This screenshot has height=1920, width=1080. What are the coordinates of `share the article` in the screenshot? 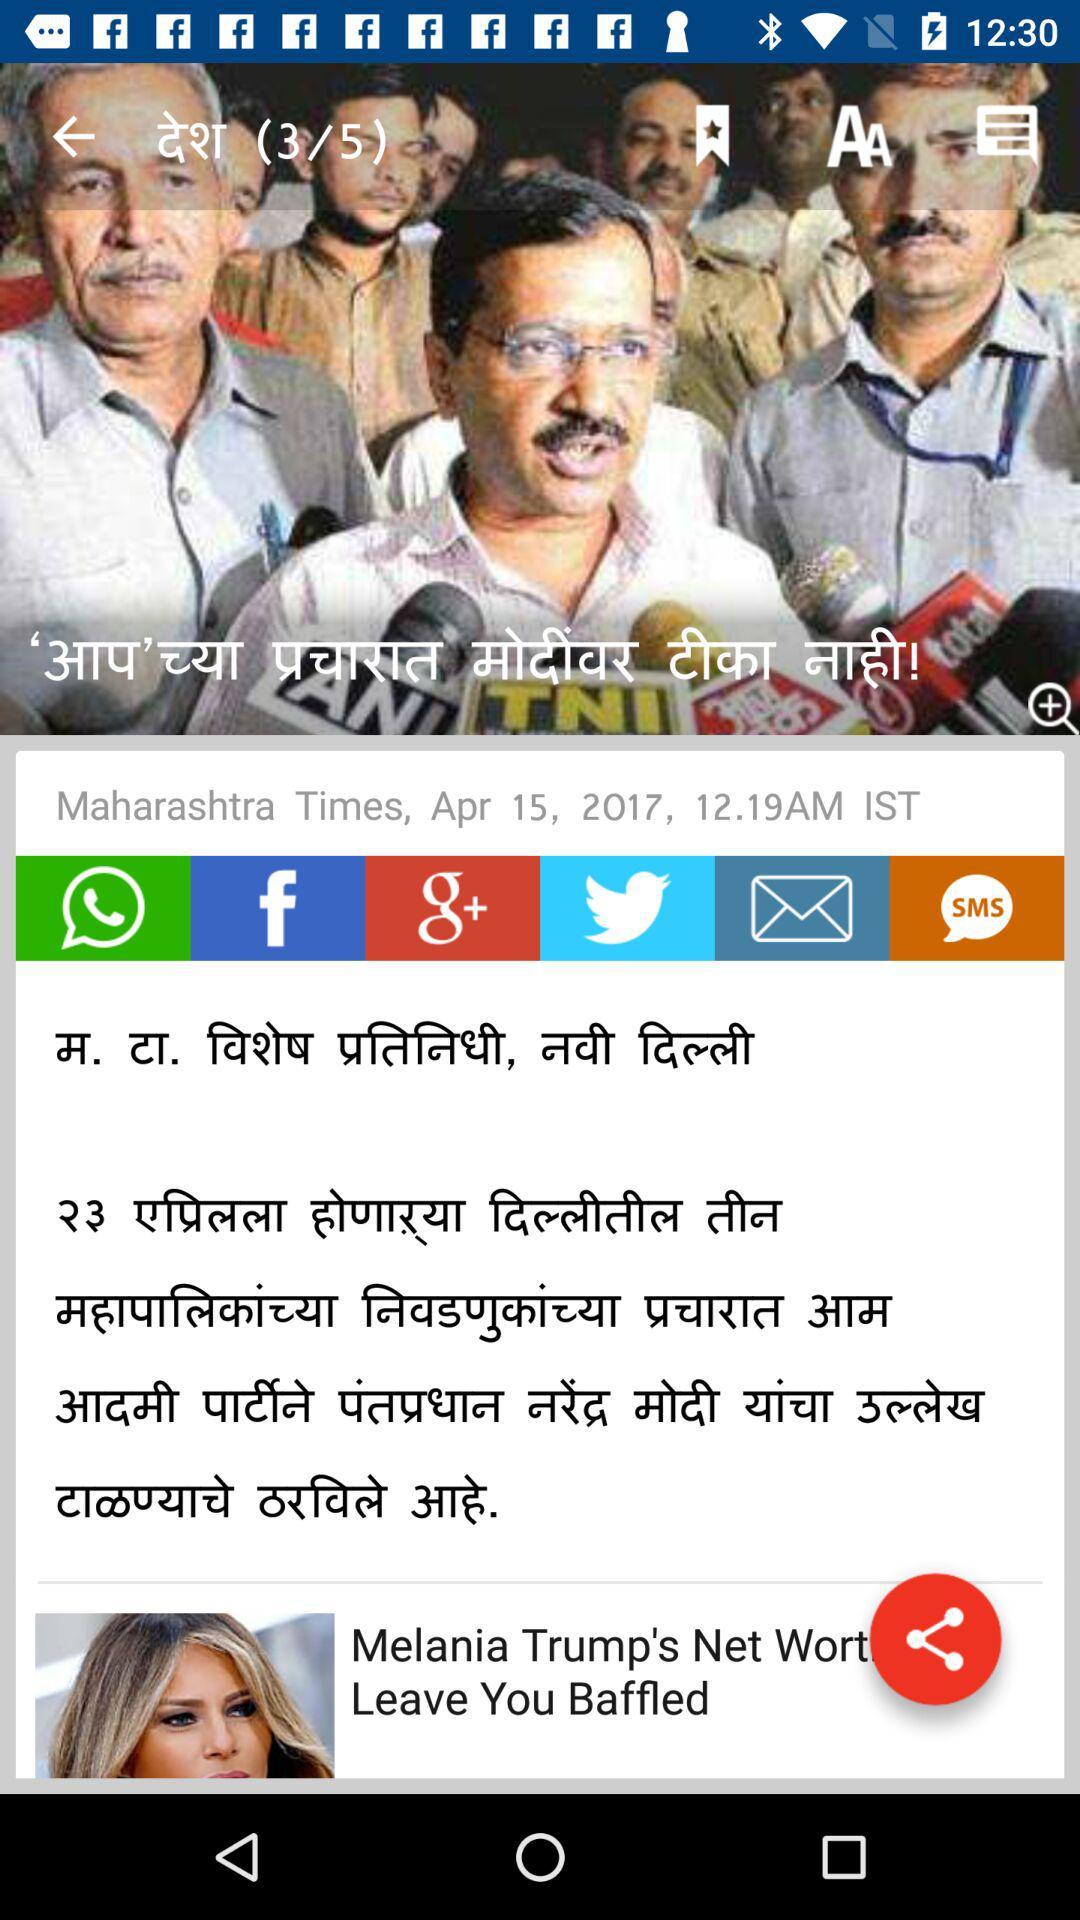 It's located at (935, 1649).